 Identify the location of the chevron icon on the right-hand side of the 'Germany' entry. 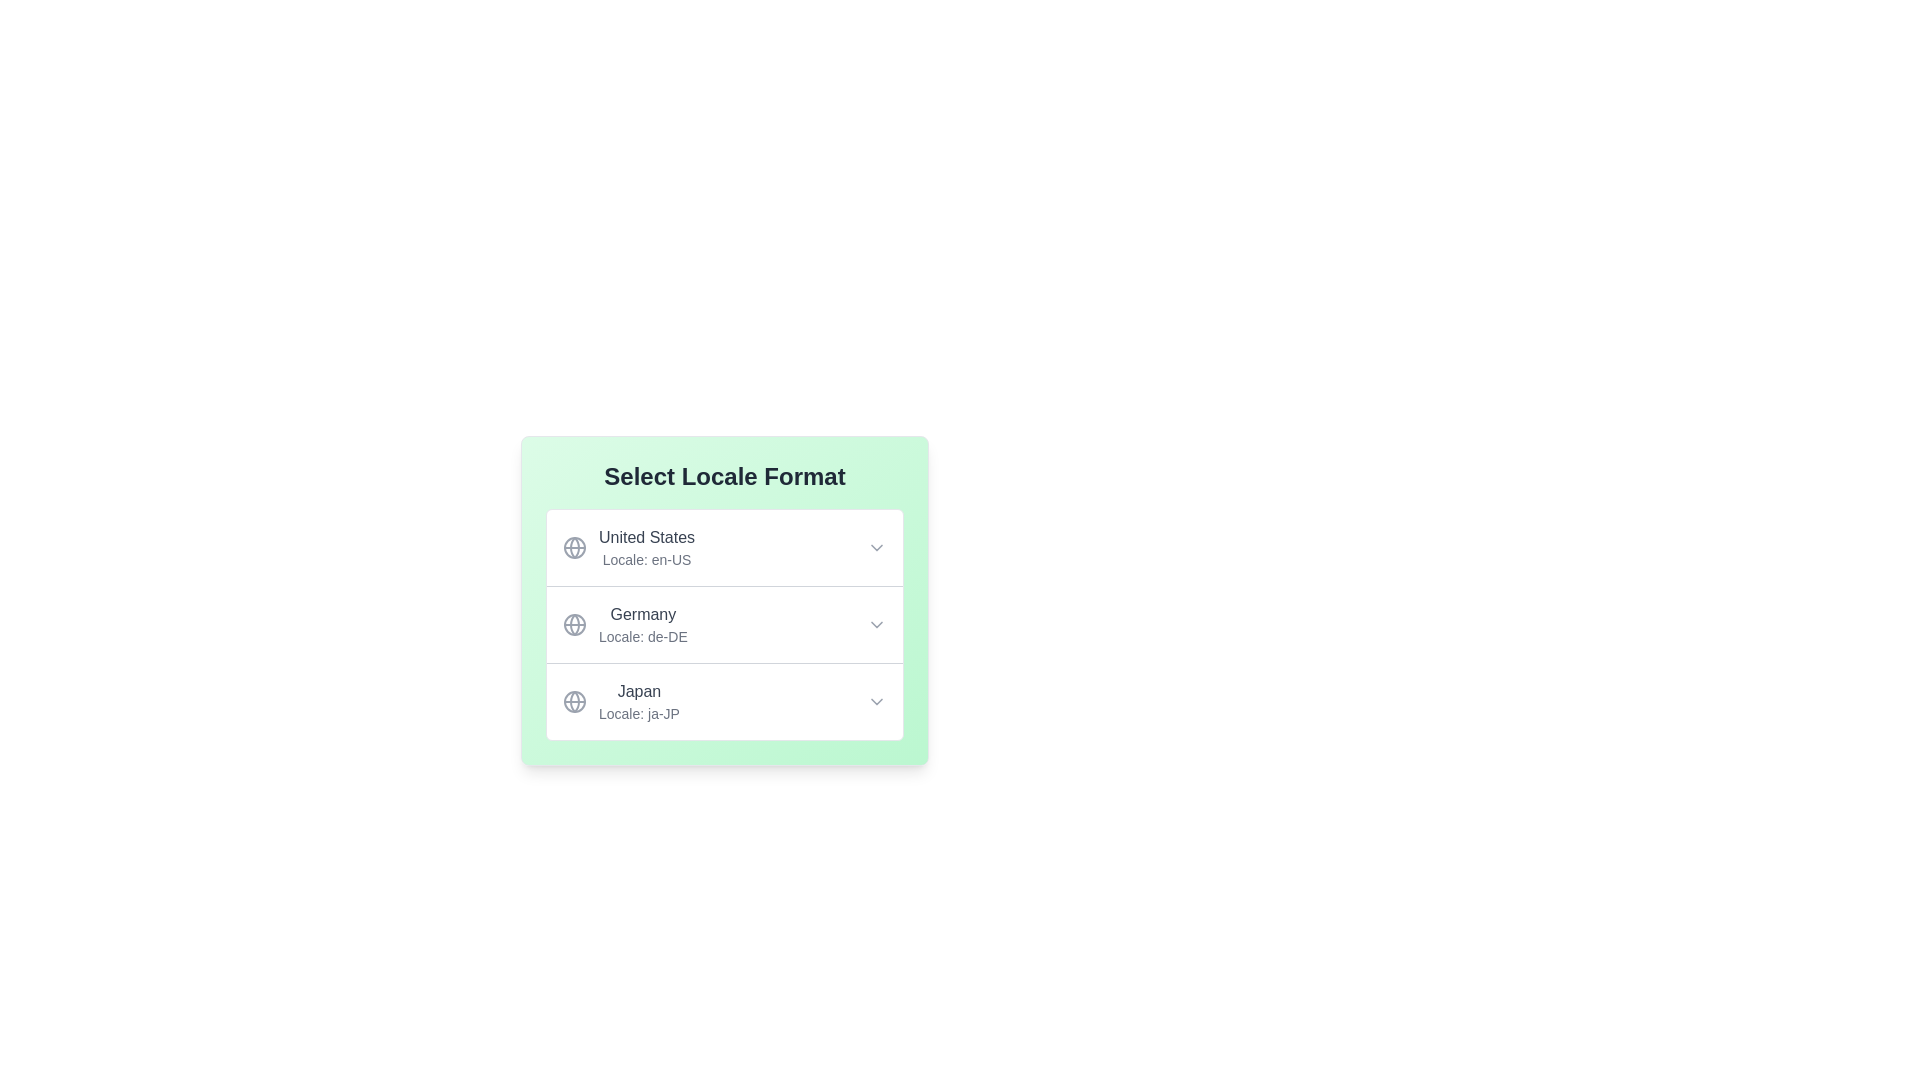
(877, 623).